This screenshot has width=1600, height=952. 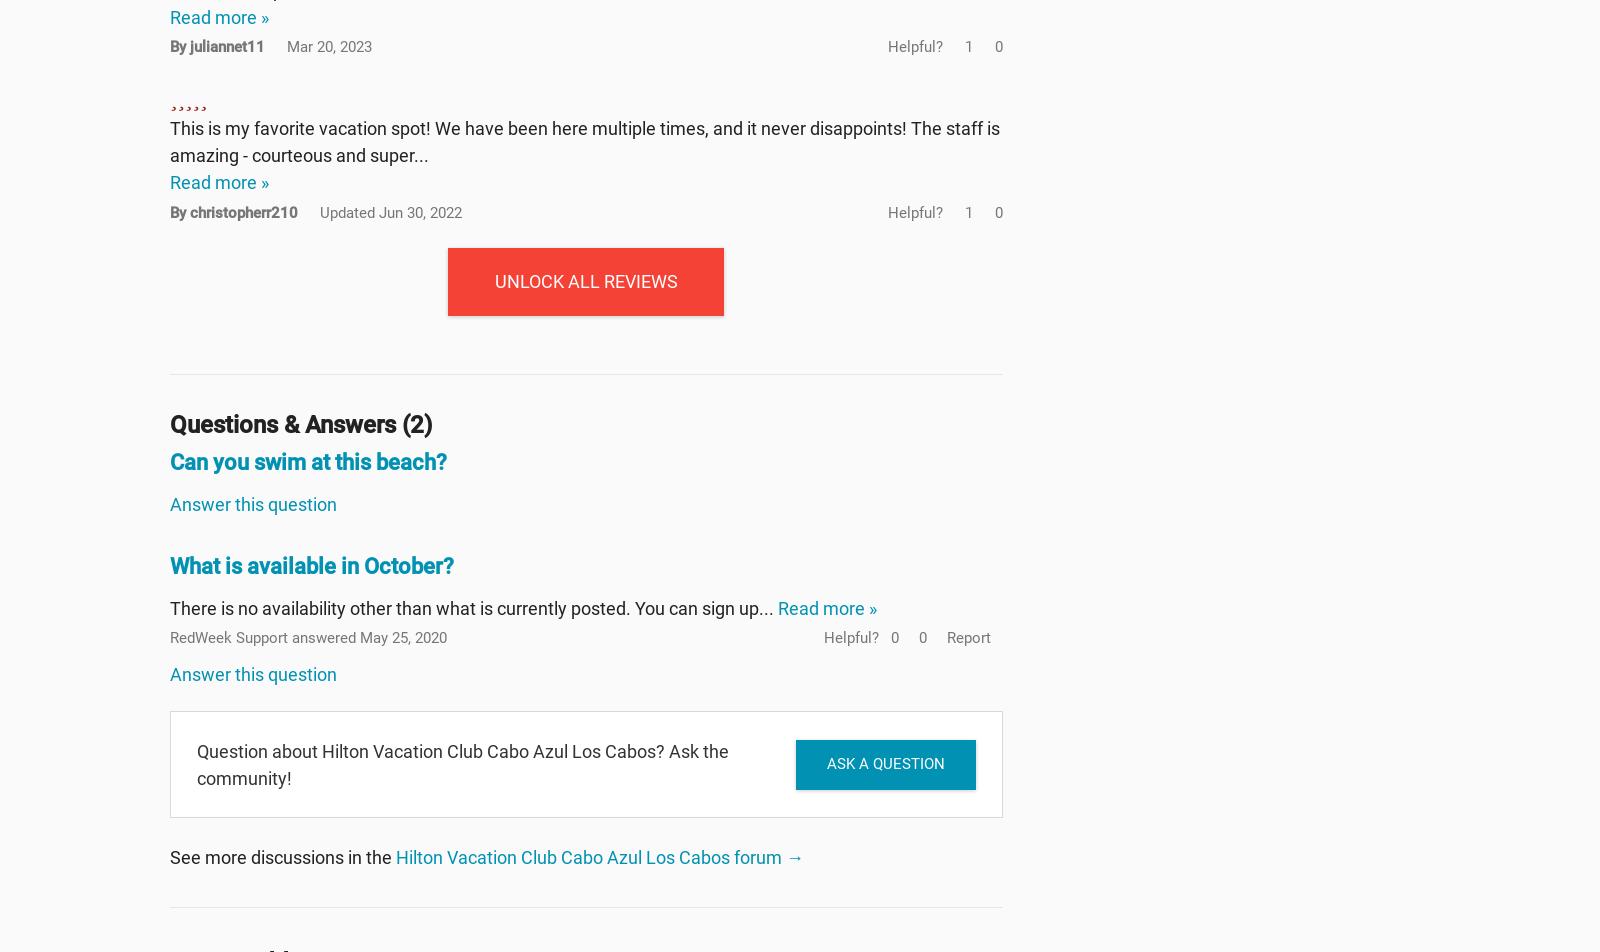 I want to click on 'Mar 20, 2023', so click(x=287, y=47).